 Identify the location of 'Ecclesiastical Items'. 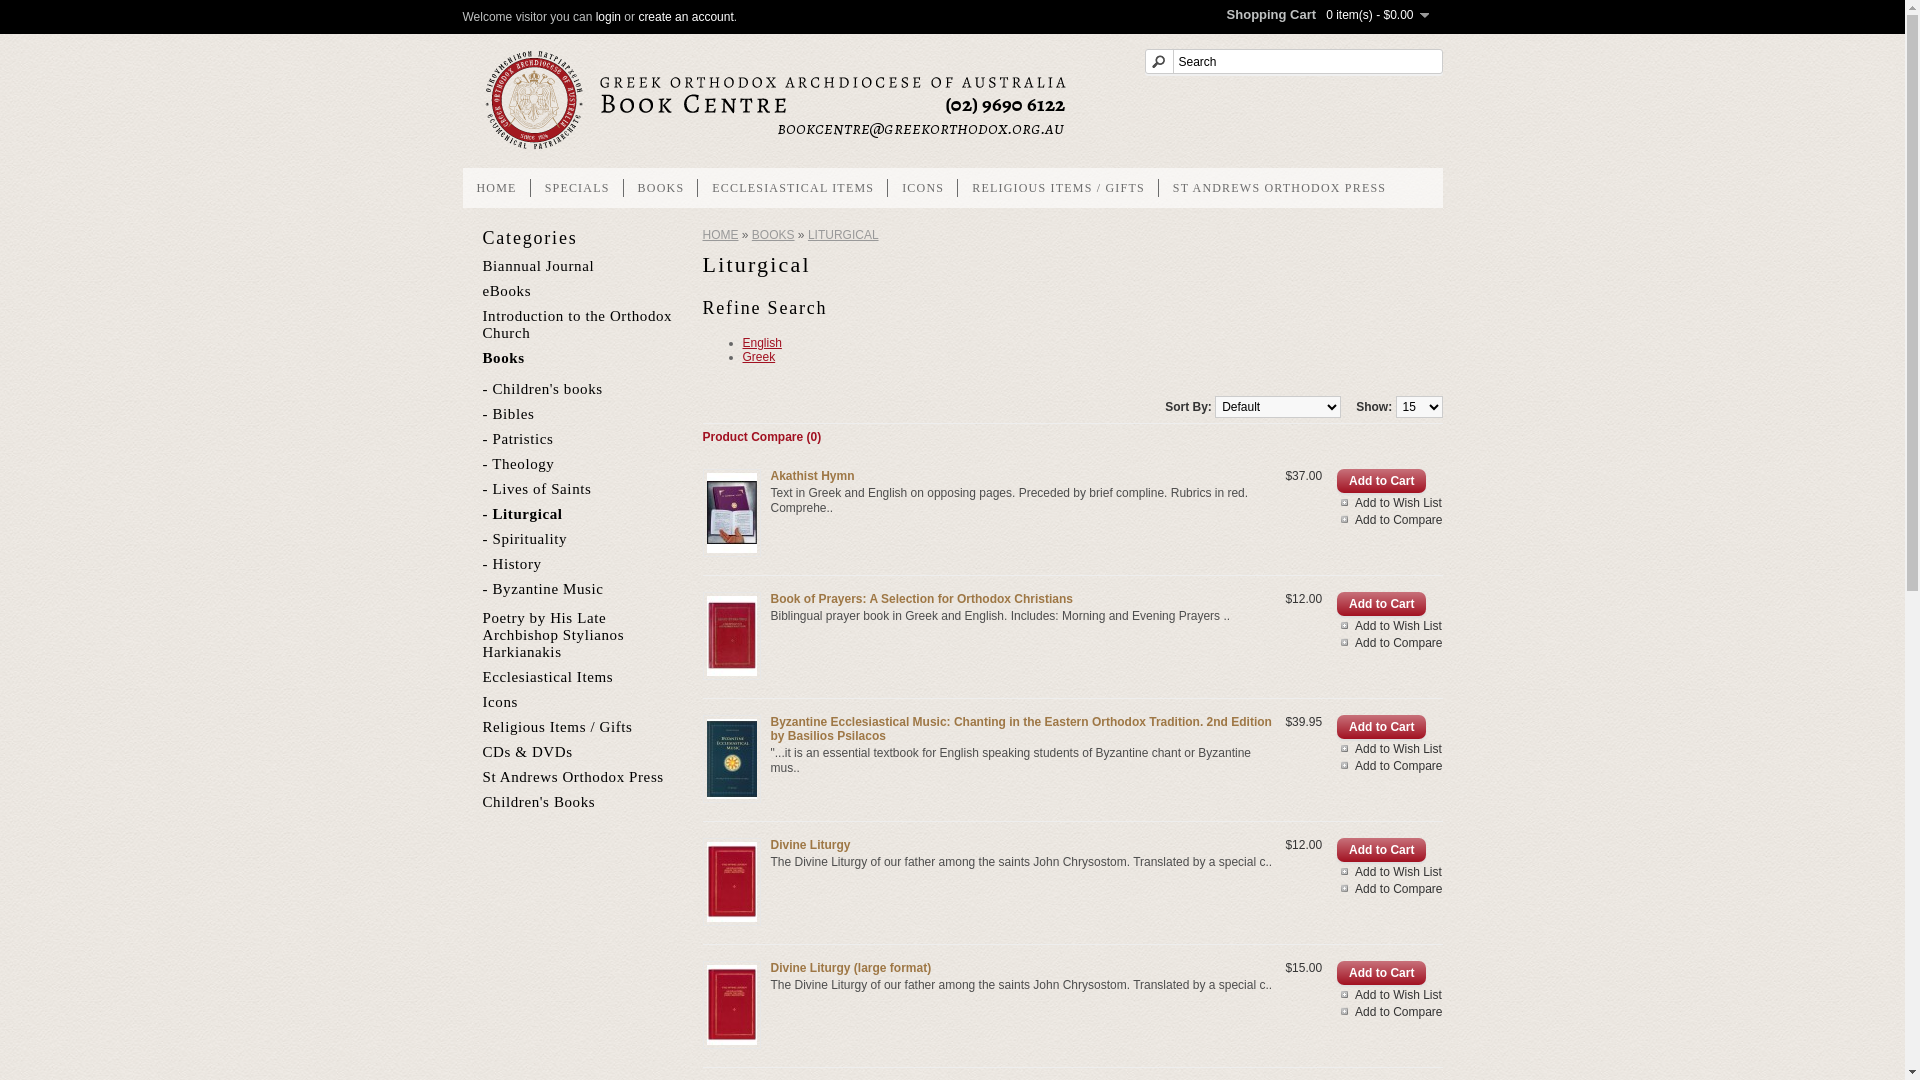
(547, 676).